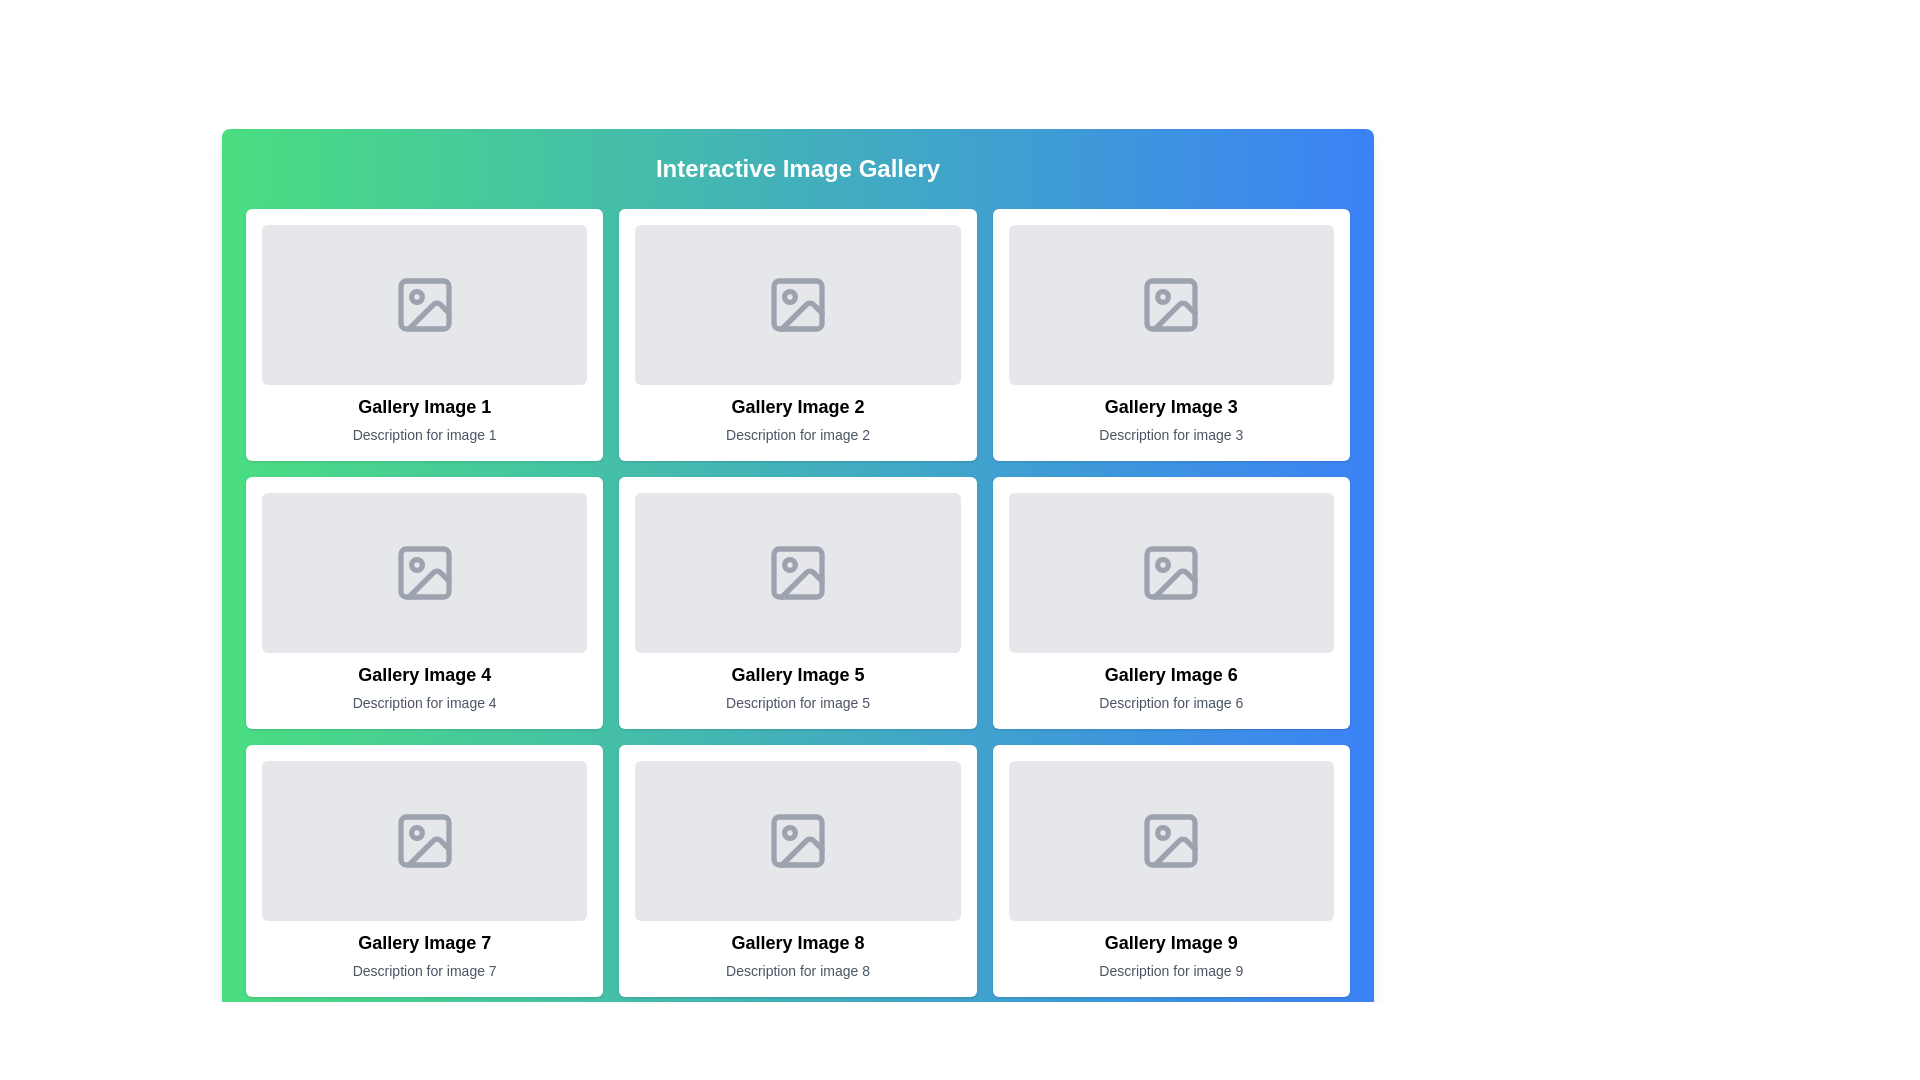 This screenshot has width=1920, height=1080. I want to click on the text label that describes the image in the ninth gallery box, located beneath the 'Gallery Image 9' title within a 3x3 grid layout, so click(1171, 970).